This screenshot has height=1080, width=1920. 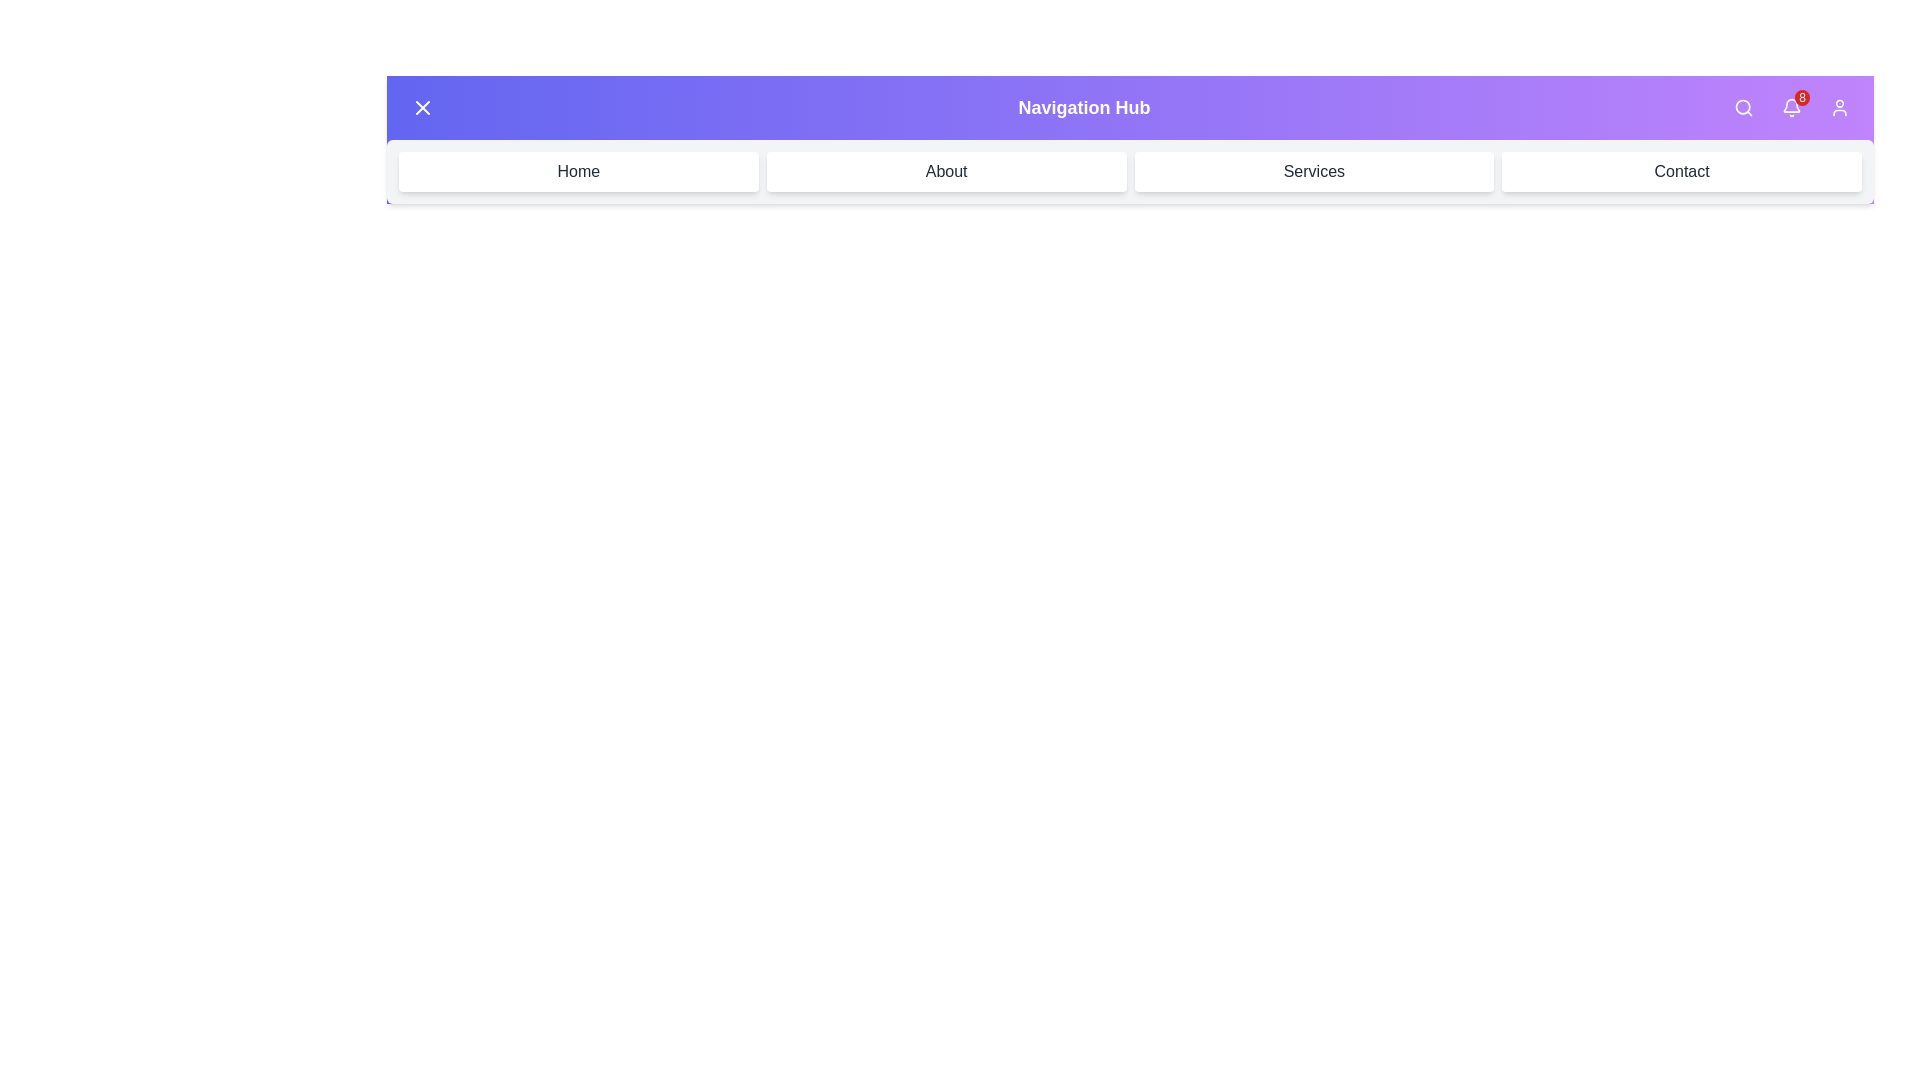 I want to click on the top-left button to toggle the menu visibility, so click(x=421, y=108).